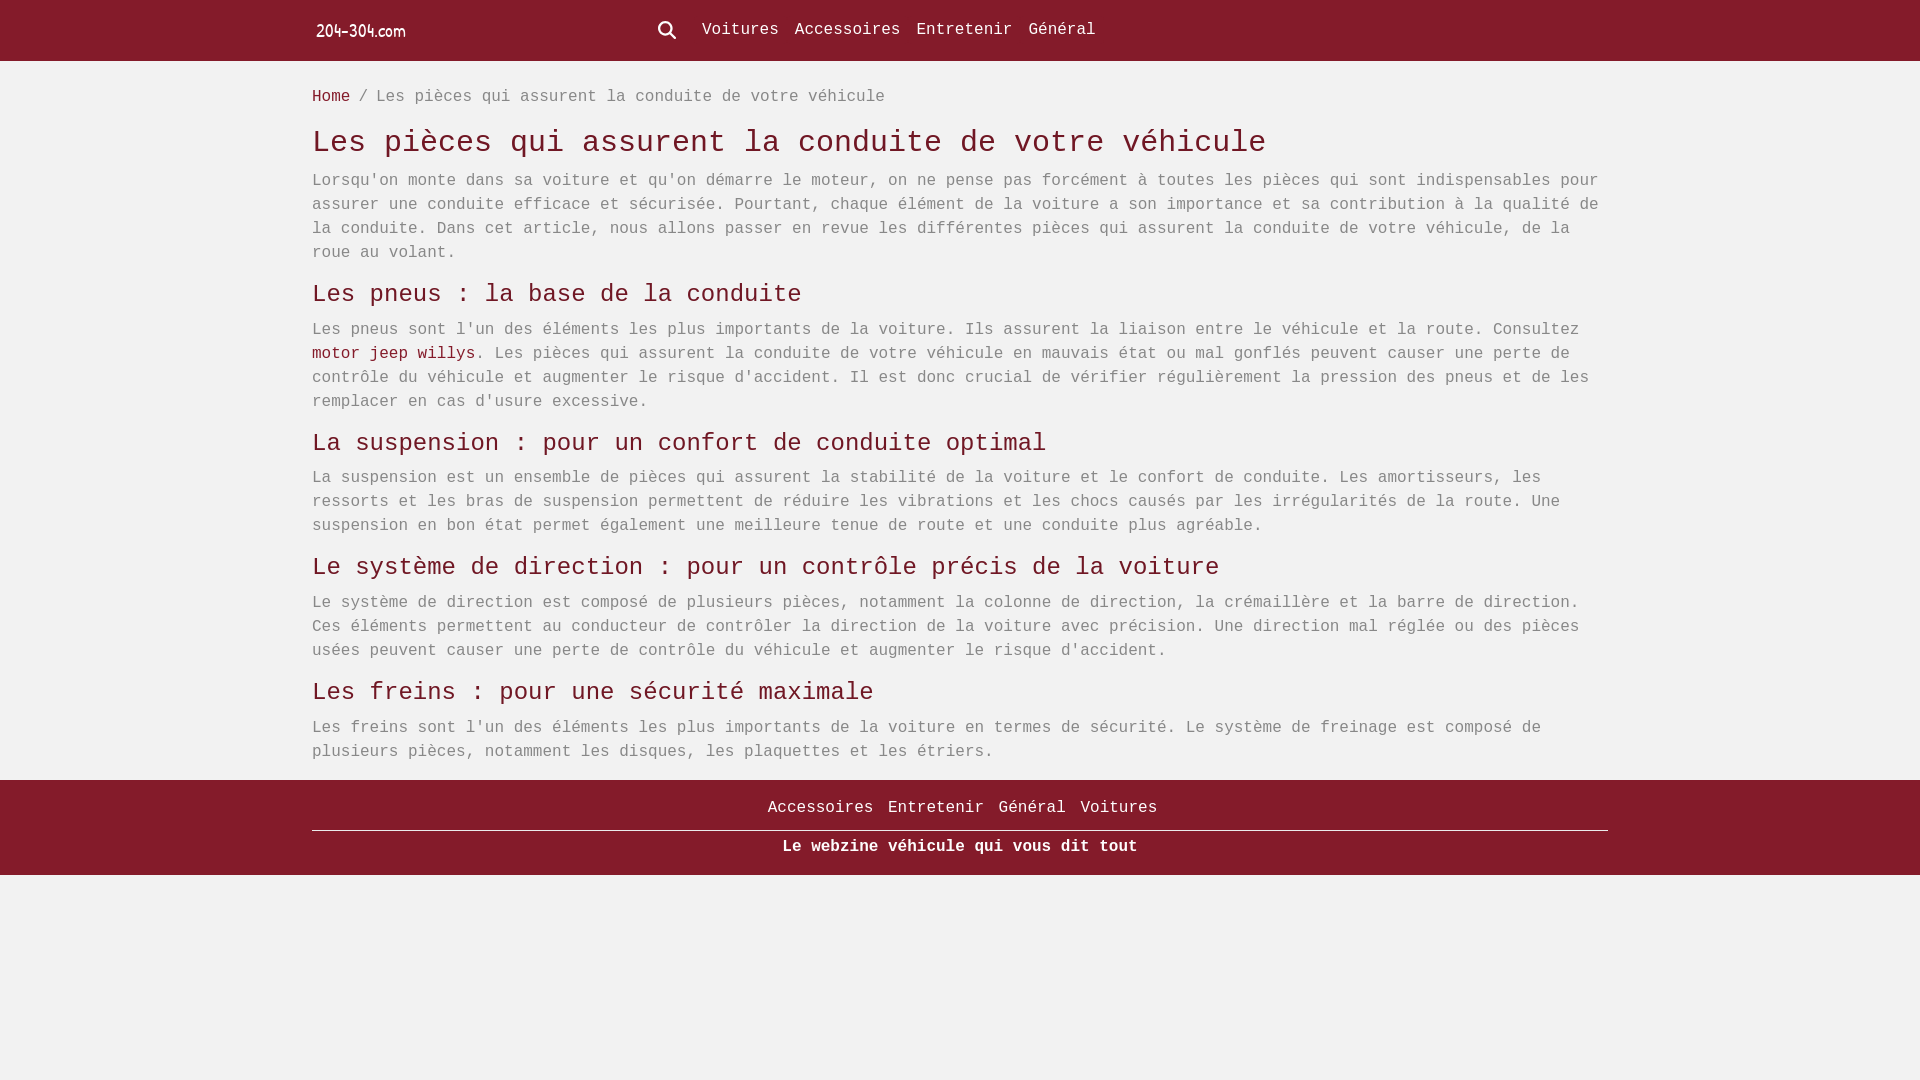 The width and height of the screenshot is (1920, 1080). Describe the element at coordinates (1117, 806) in the screenshot. I see `'Voitures'` at that location.